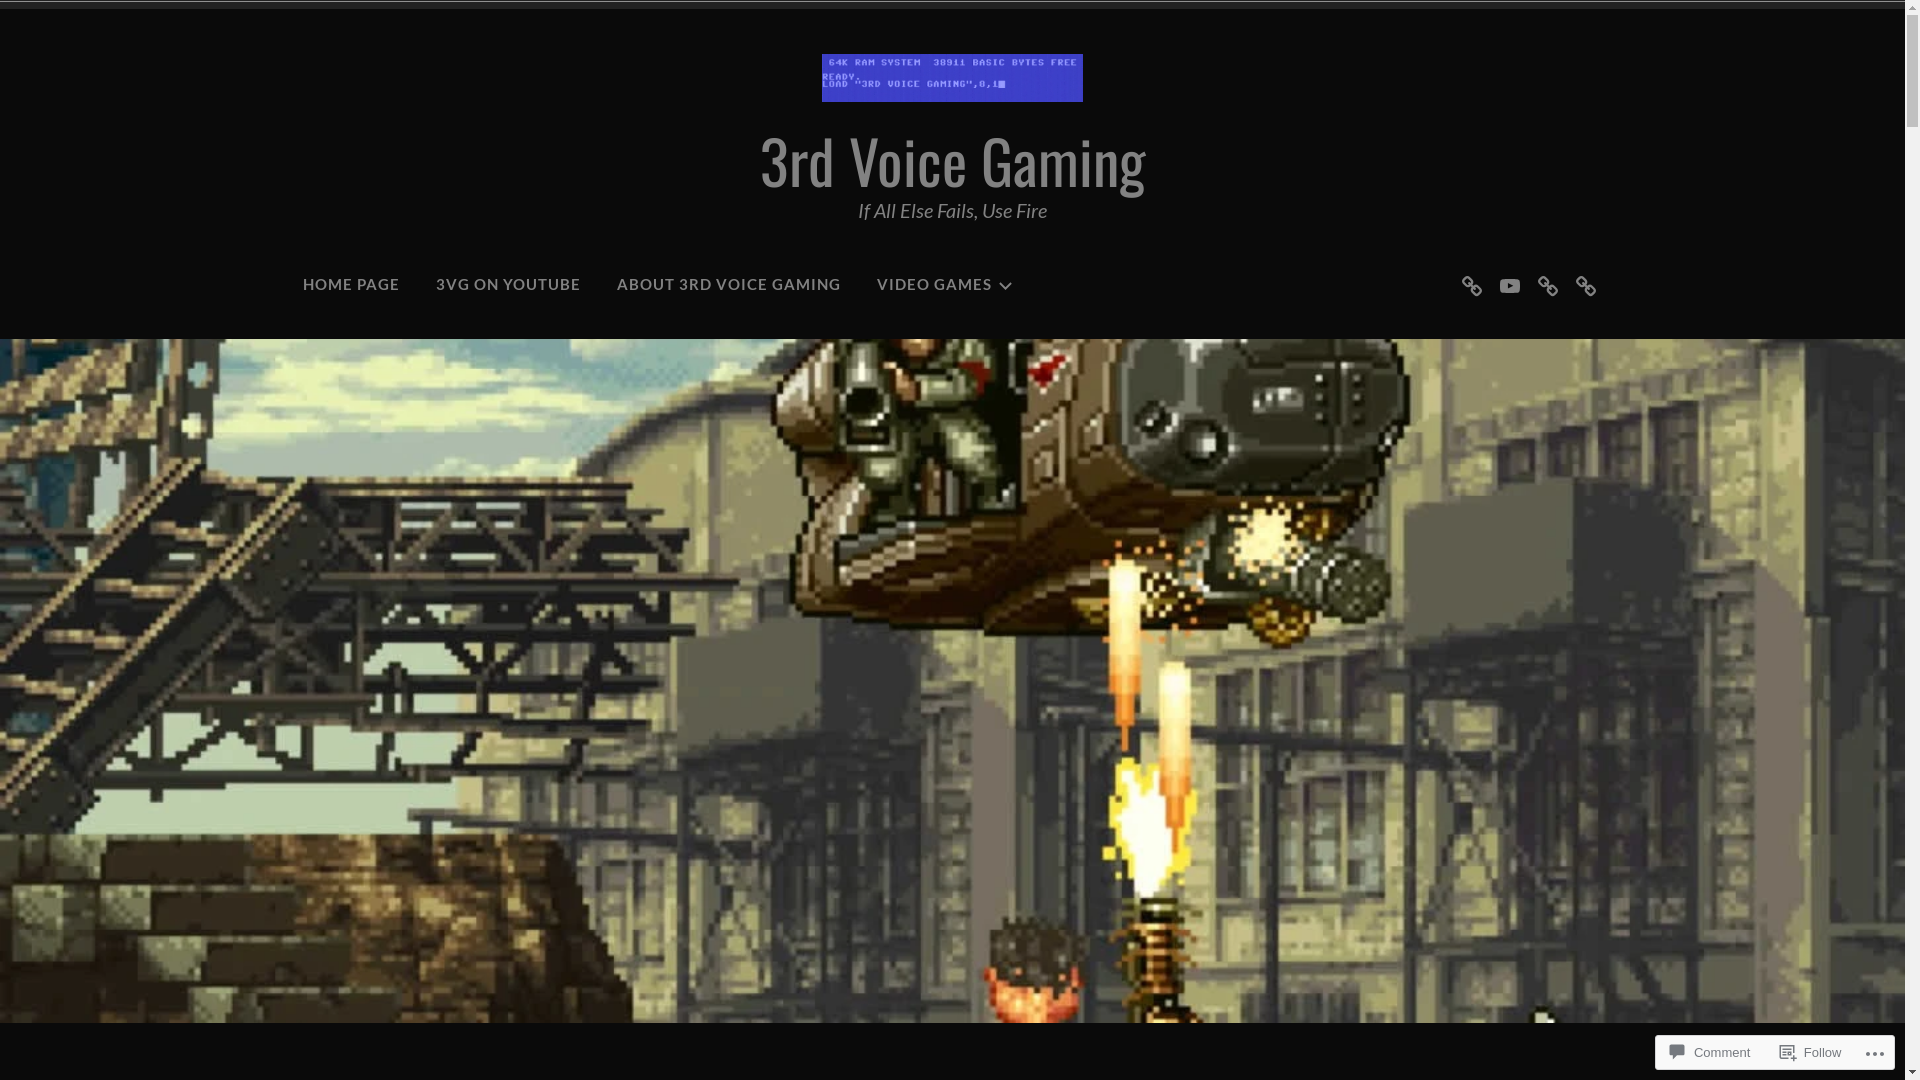  What do you see at coordinates (351, 284) in the screenshot?
I see `'HOME PAGE'` at bounding box center [351, 284].